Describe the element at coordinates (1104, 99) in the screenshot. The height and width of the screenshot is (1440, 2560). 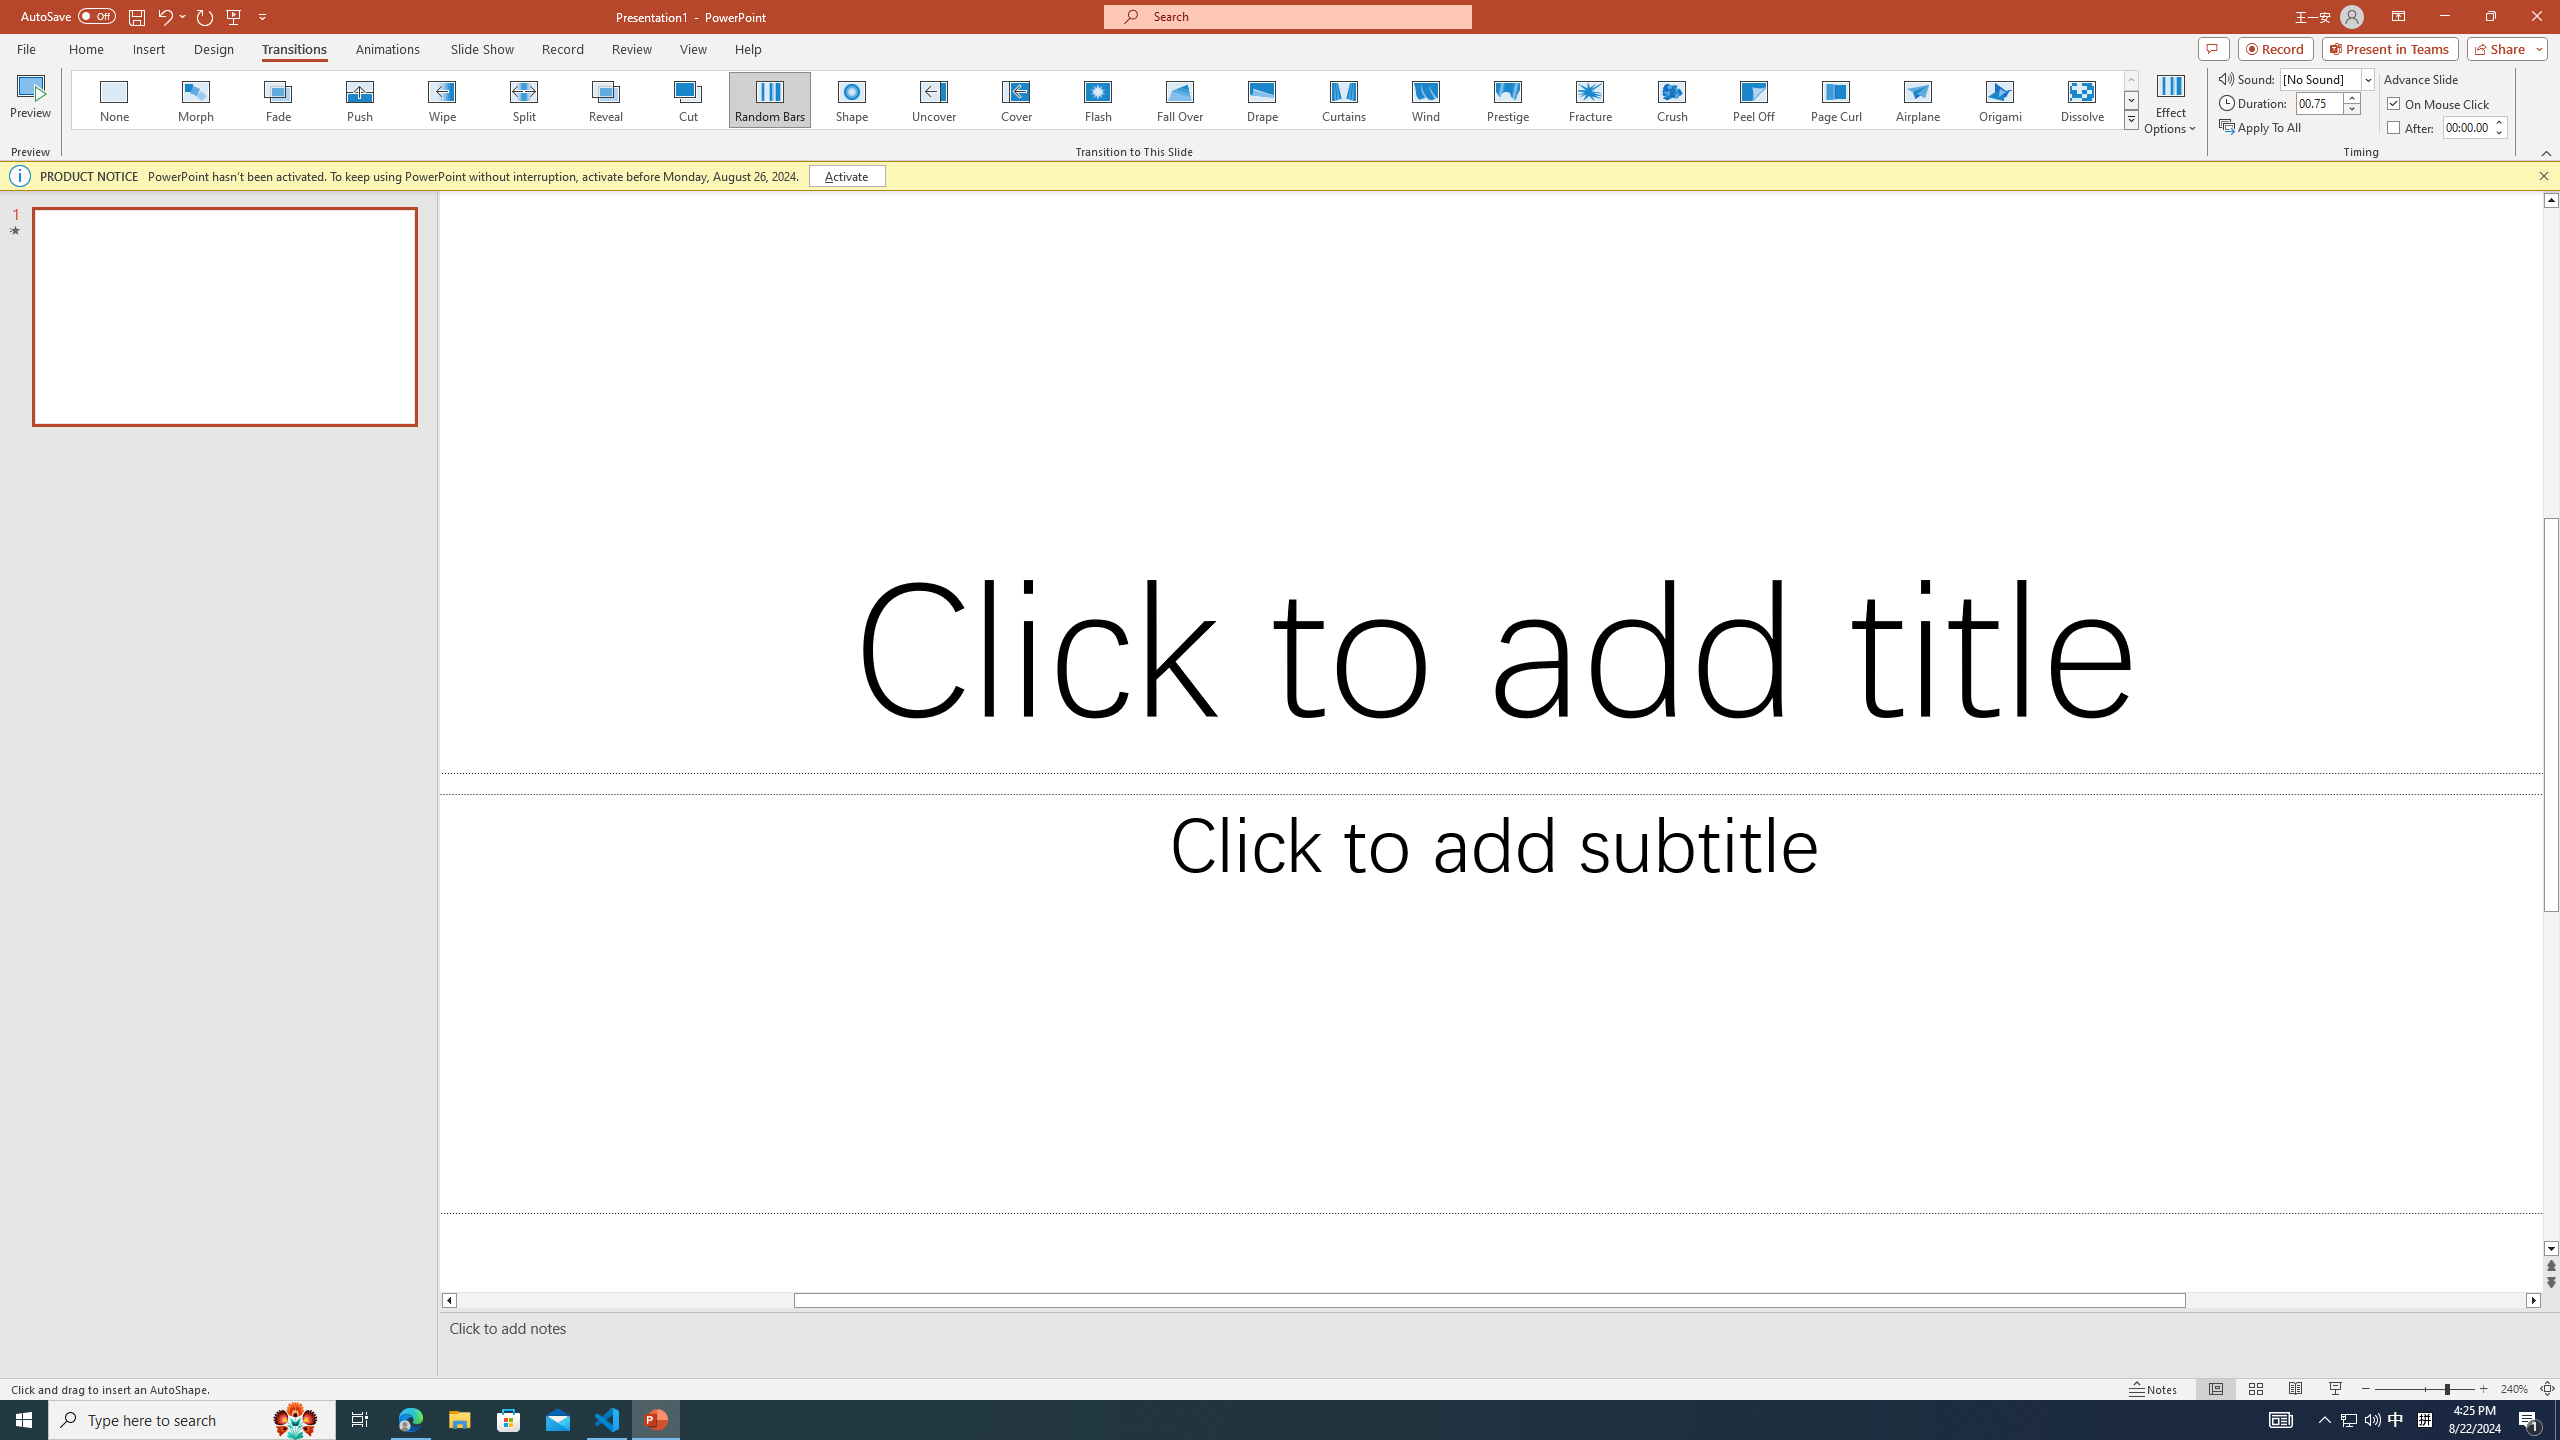
I see `'AutomationID: AnimationTransitionGallery'` at that location.